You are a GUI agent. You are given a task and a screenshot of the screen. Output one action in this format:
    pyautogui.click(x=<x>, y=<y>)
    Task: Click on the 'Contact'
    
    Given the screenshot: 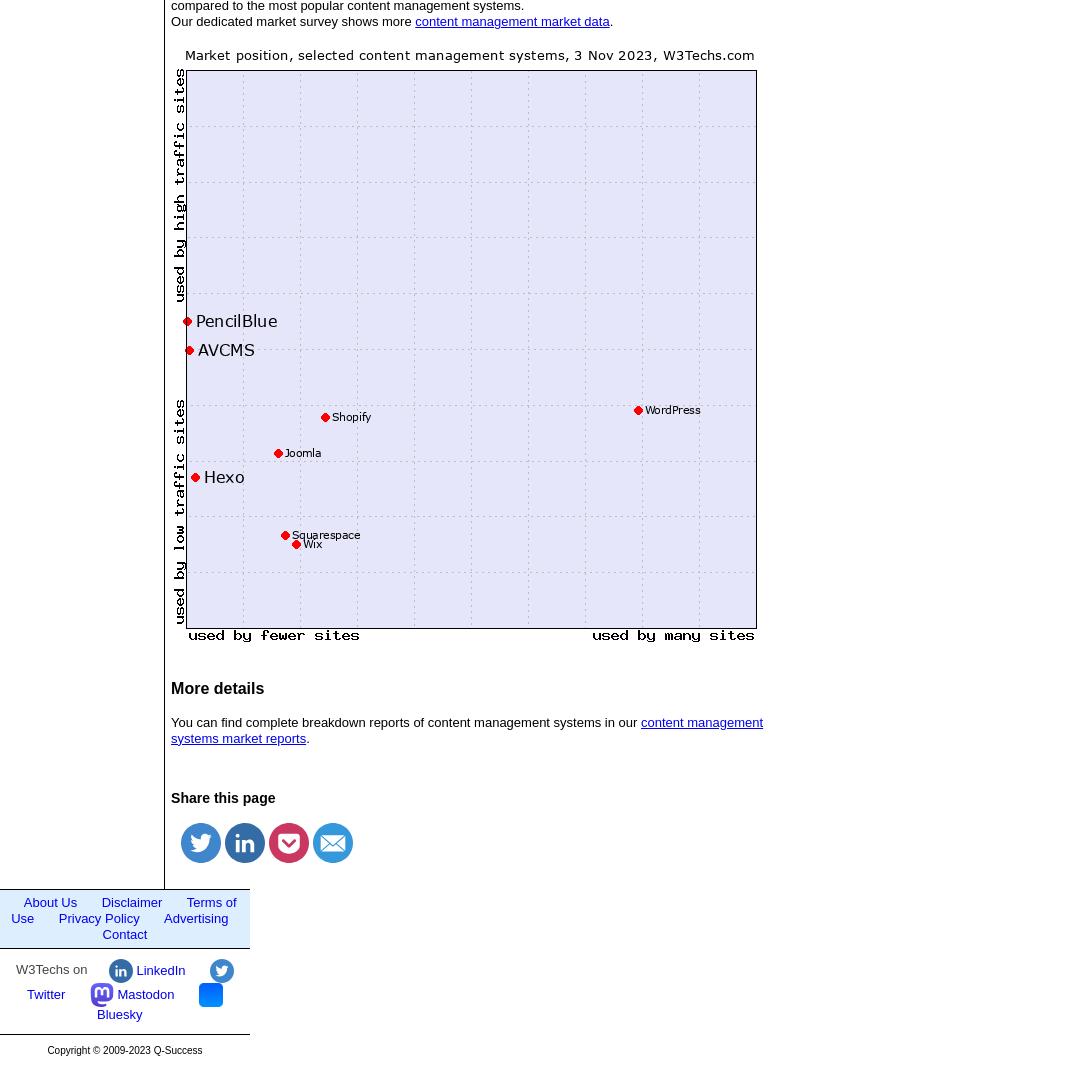 What is the action you would take?
    pyautogui.click(x=124, y=932)
    